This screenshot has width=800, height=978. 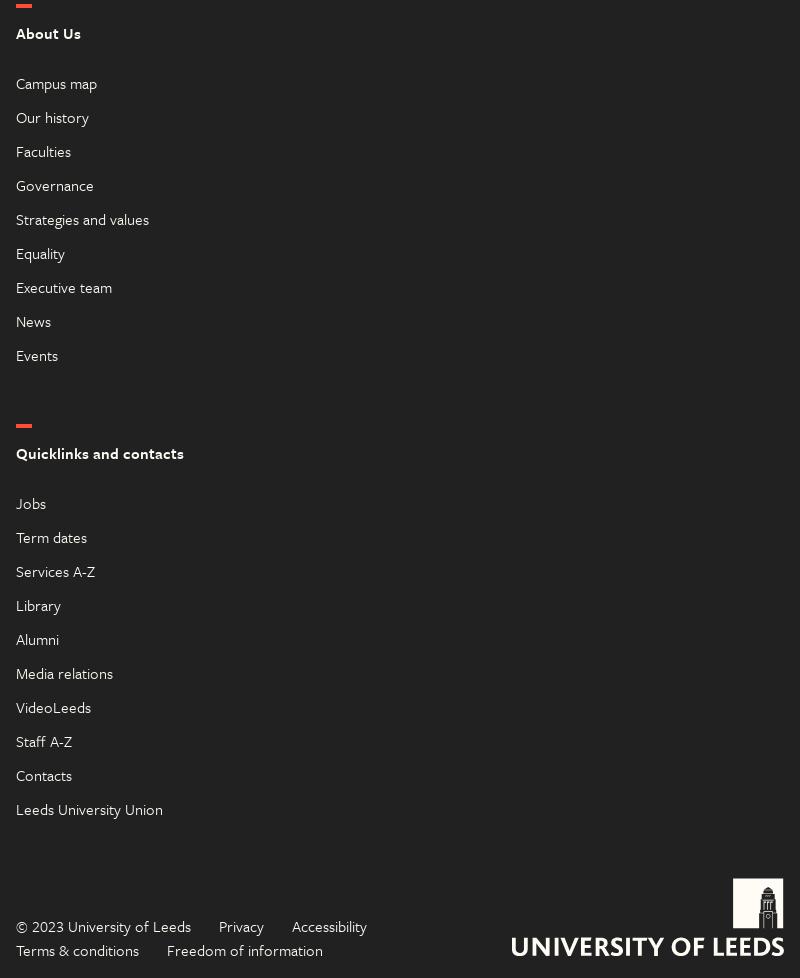 What do you see at coordinates (55, 81) in the screenshot?
I see `'Campus map'` at bounding box center [55, 81].